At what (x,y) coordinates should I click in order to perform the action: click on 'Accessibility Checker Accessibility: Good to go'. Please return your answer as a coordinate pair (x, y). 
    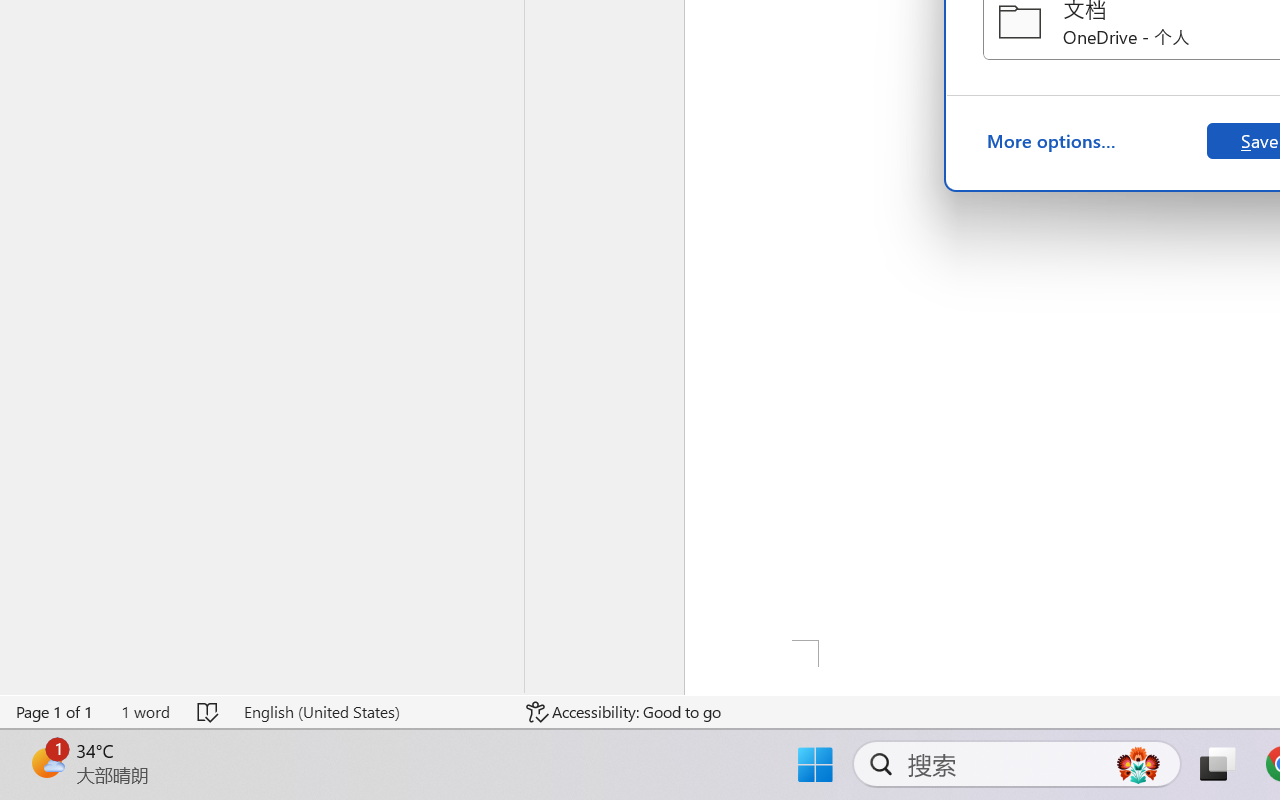
    Looking at the image, I should click on (623, 711).